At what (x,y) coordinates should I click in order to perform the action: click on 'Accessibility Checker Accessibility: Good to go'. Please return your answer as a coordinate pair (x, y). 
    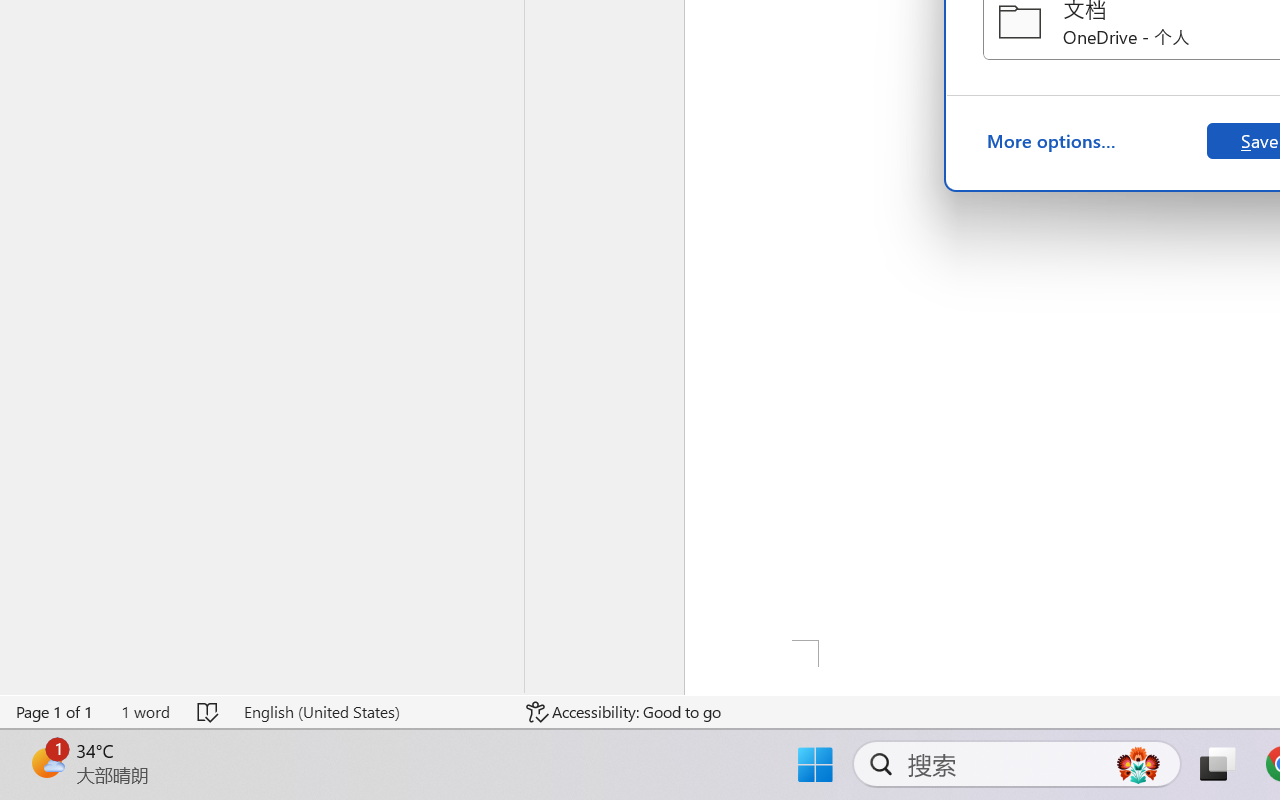
    Looking at the image, I should click on (623, 711).